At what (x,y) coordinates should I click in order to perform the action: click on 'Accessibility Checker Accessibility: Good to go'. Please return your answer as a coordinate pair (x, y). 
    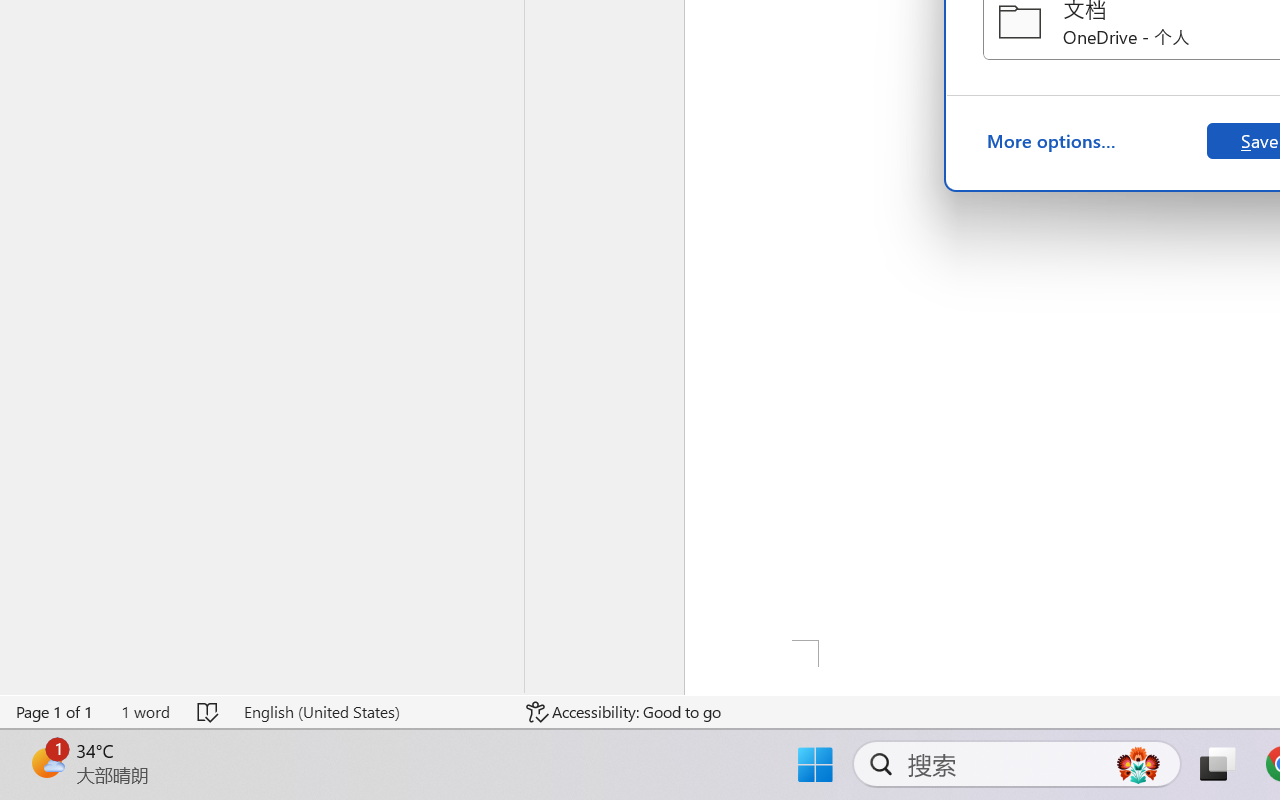
    Looking at the image, I should click on (623, 711).